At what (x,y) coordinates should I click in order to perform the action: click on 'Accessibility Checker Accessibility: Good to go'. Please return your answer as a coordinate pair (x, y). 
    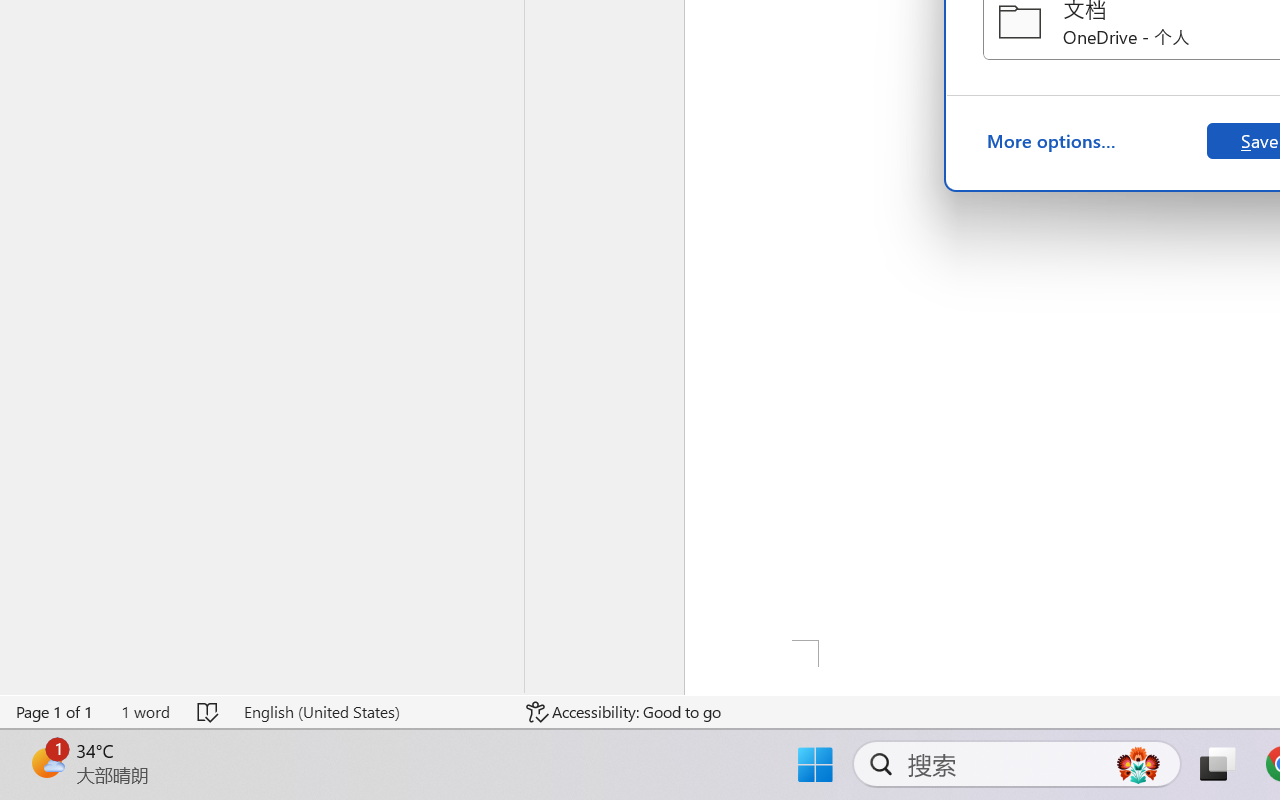
    Looking at the image, I should click on (623, 711).